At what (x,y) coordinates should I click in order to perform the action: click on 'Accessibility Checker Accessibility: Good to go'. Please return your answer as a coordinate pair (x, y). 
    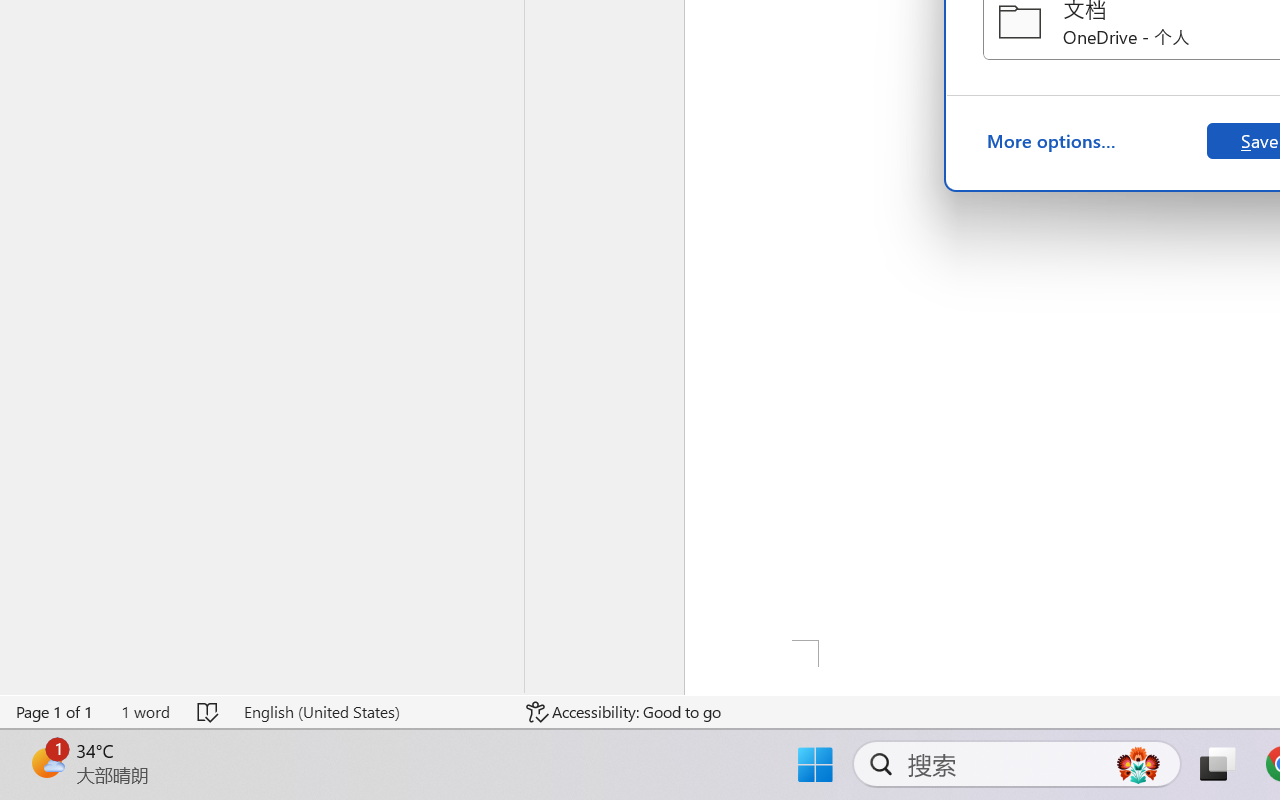
    Looking at the image, I should click on (623, 711).